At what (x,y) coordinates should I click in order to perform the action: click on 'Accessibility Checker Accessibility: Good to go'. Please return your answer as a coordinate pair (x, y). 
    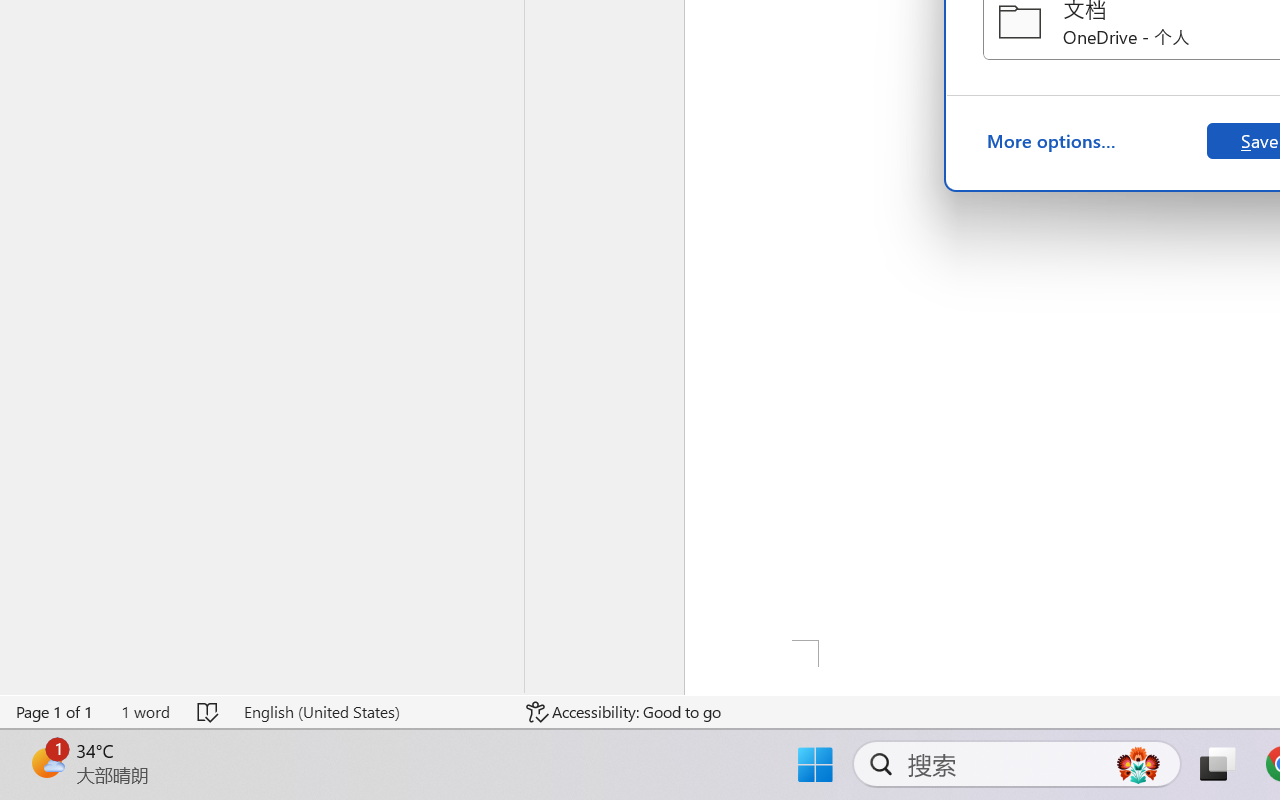
    Looking at the image, I should click on (623, 711).